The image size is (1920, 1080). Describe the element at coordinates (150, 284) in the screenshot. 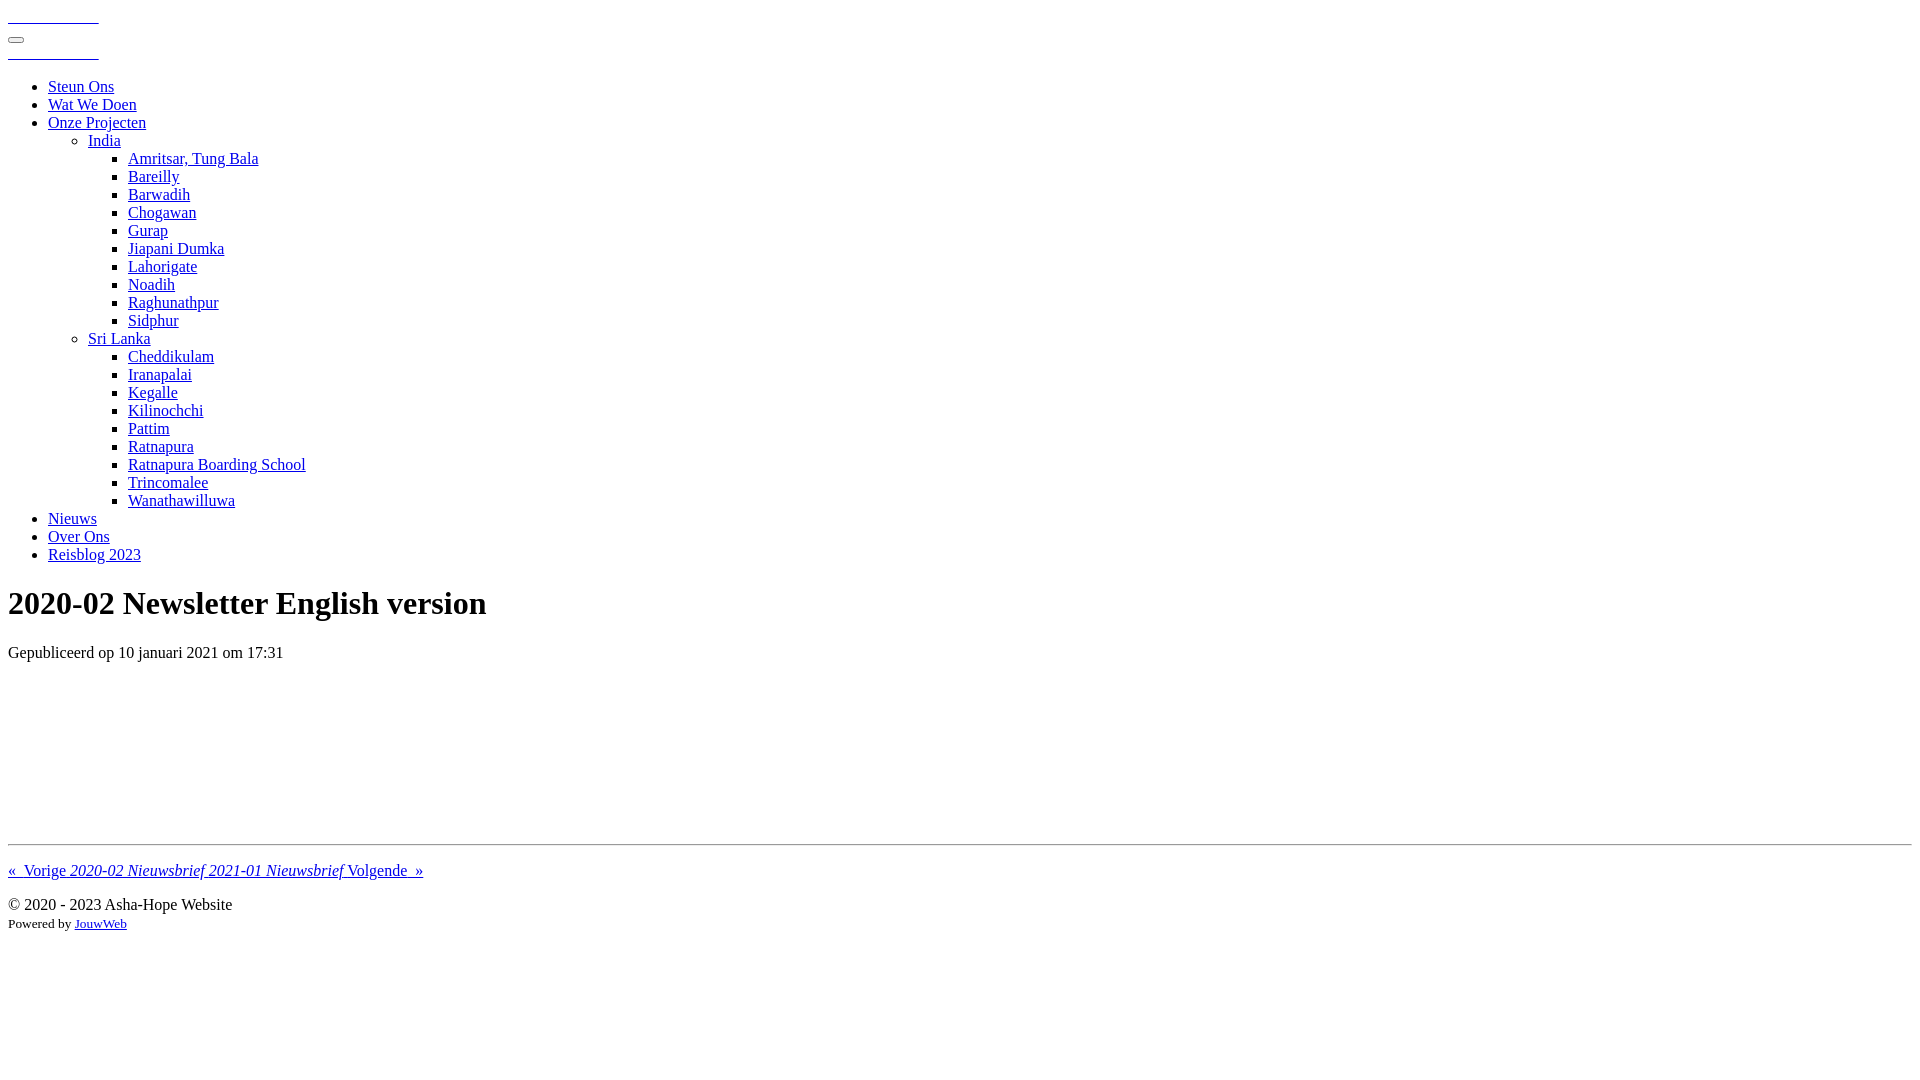

I see `'Noadih'` at that location.